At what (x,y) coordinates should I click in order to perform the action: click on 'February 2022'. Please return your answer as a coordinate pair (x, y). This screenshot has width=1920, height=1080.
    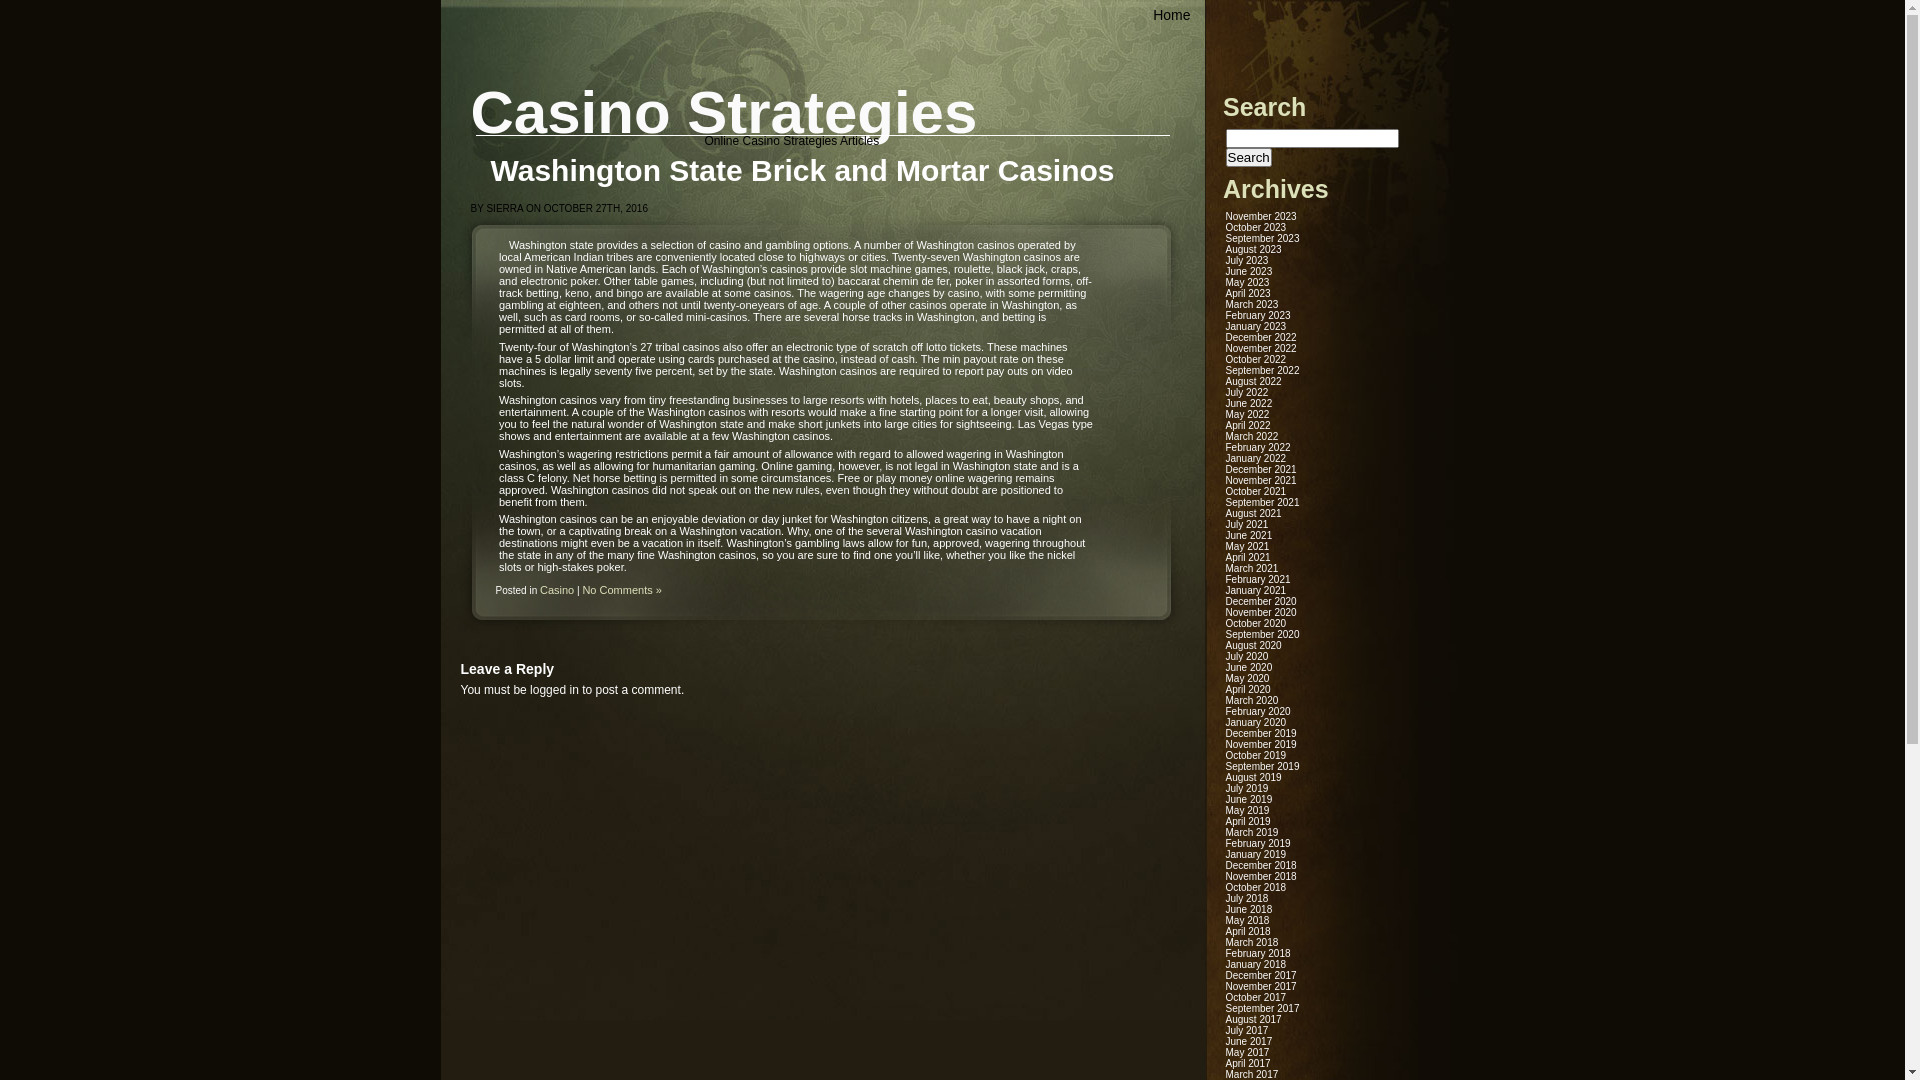
    Looking at the image, I should click on (1257, 446).